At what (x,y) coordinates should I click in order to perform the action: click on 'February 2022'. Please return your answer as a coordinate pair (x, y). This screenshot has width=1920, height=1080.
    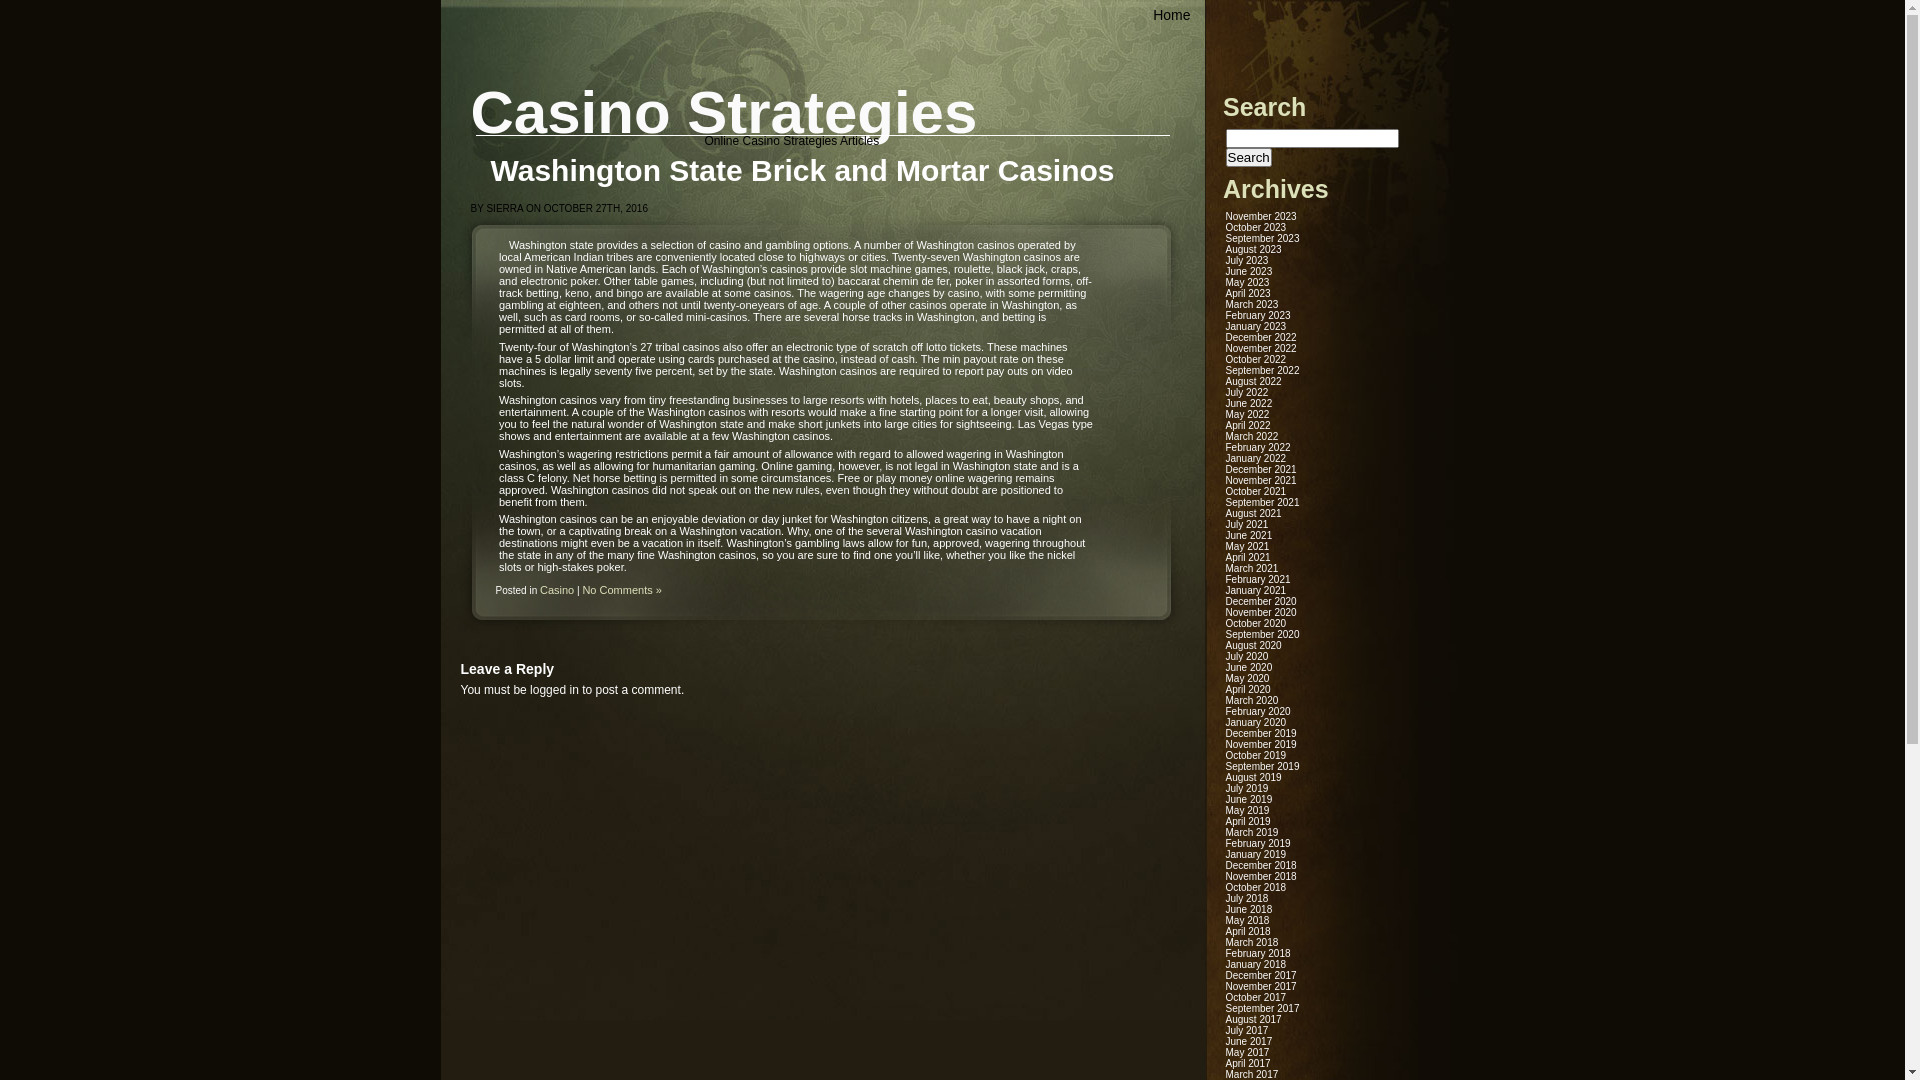
    Looking at the image, I should click on (1257, 446).